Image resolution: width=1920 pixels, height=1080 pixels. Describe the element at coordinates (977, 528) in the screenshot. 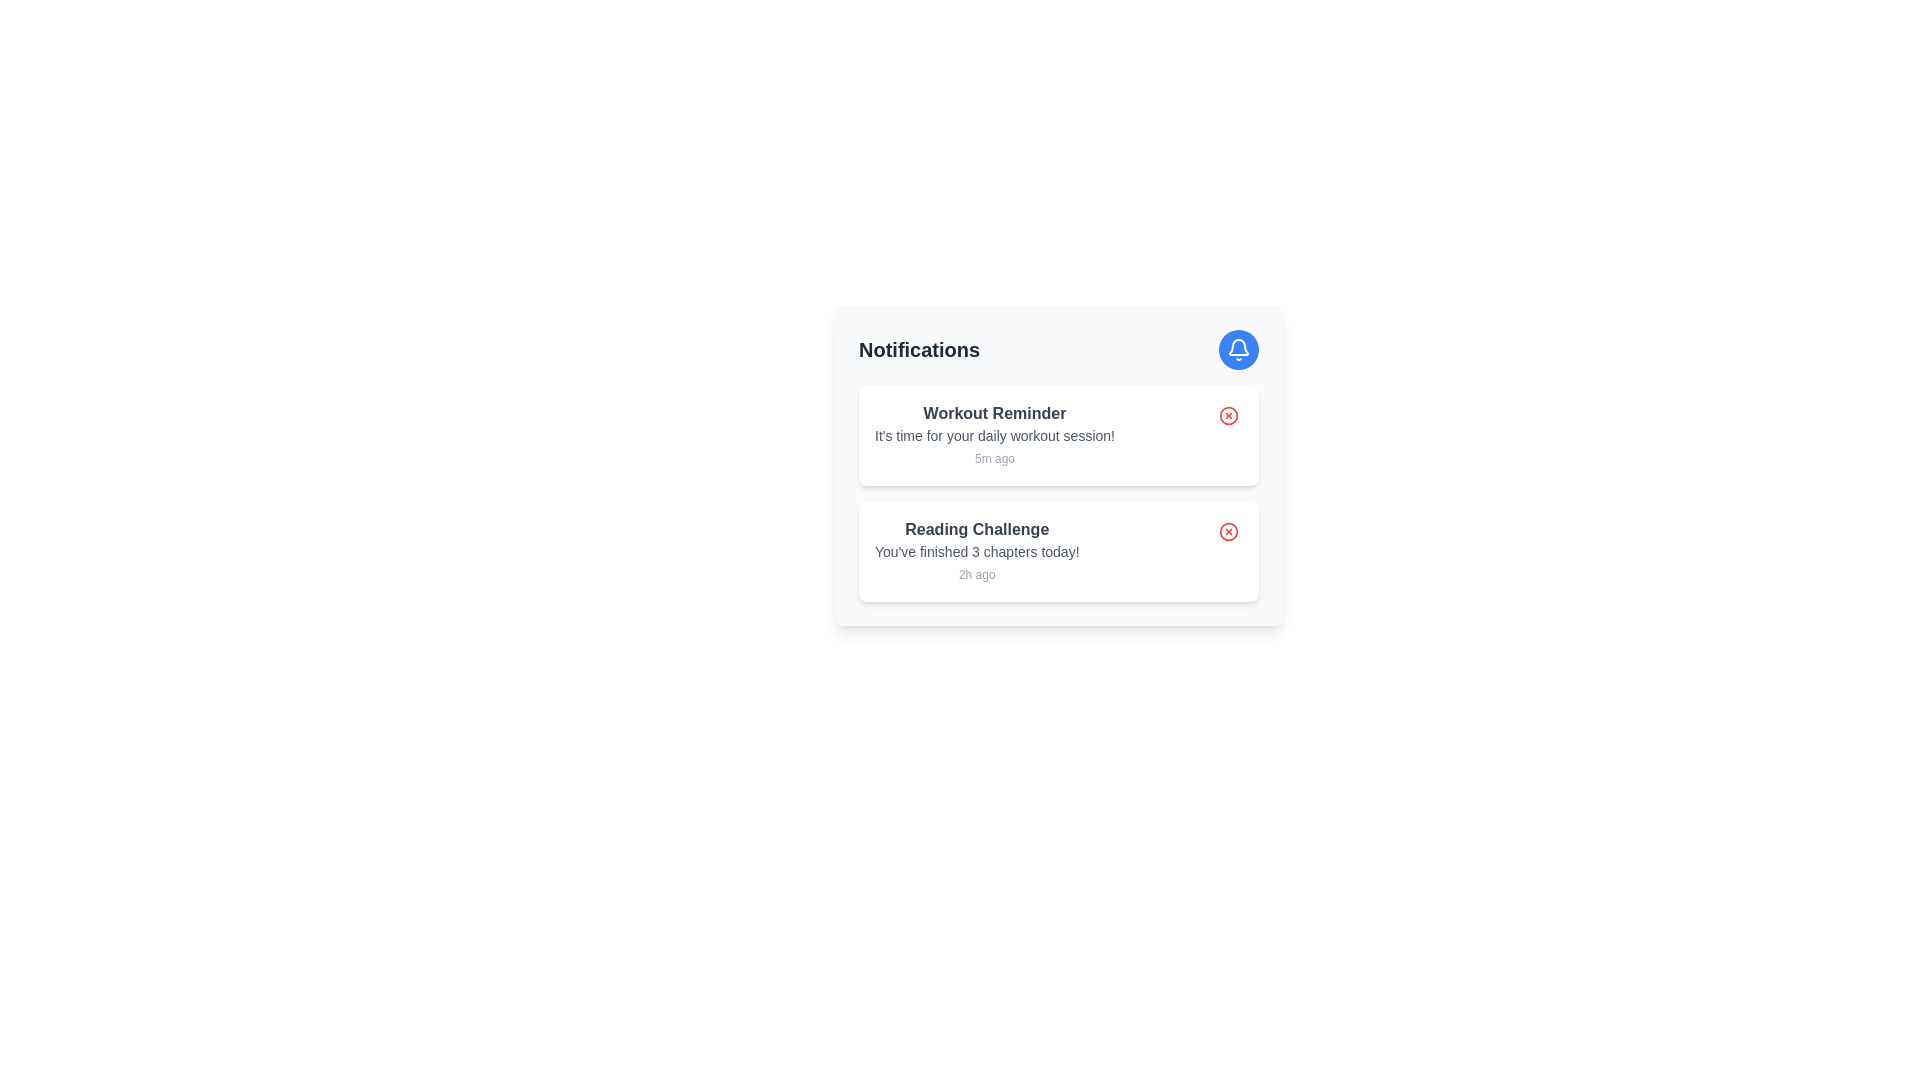

I see `the 'Reading Challenge' header text which is displayed in bold, medium-sized dark-gray font at the top of the notification card` at that location.